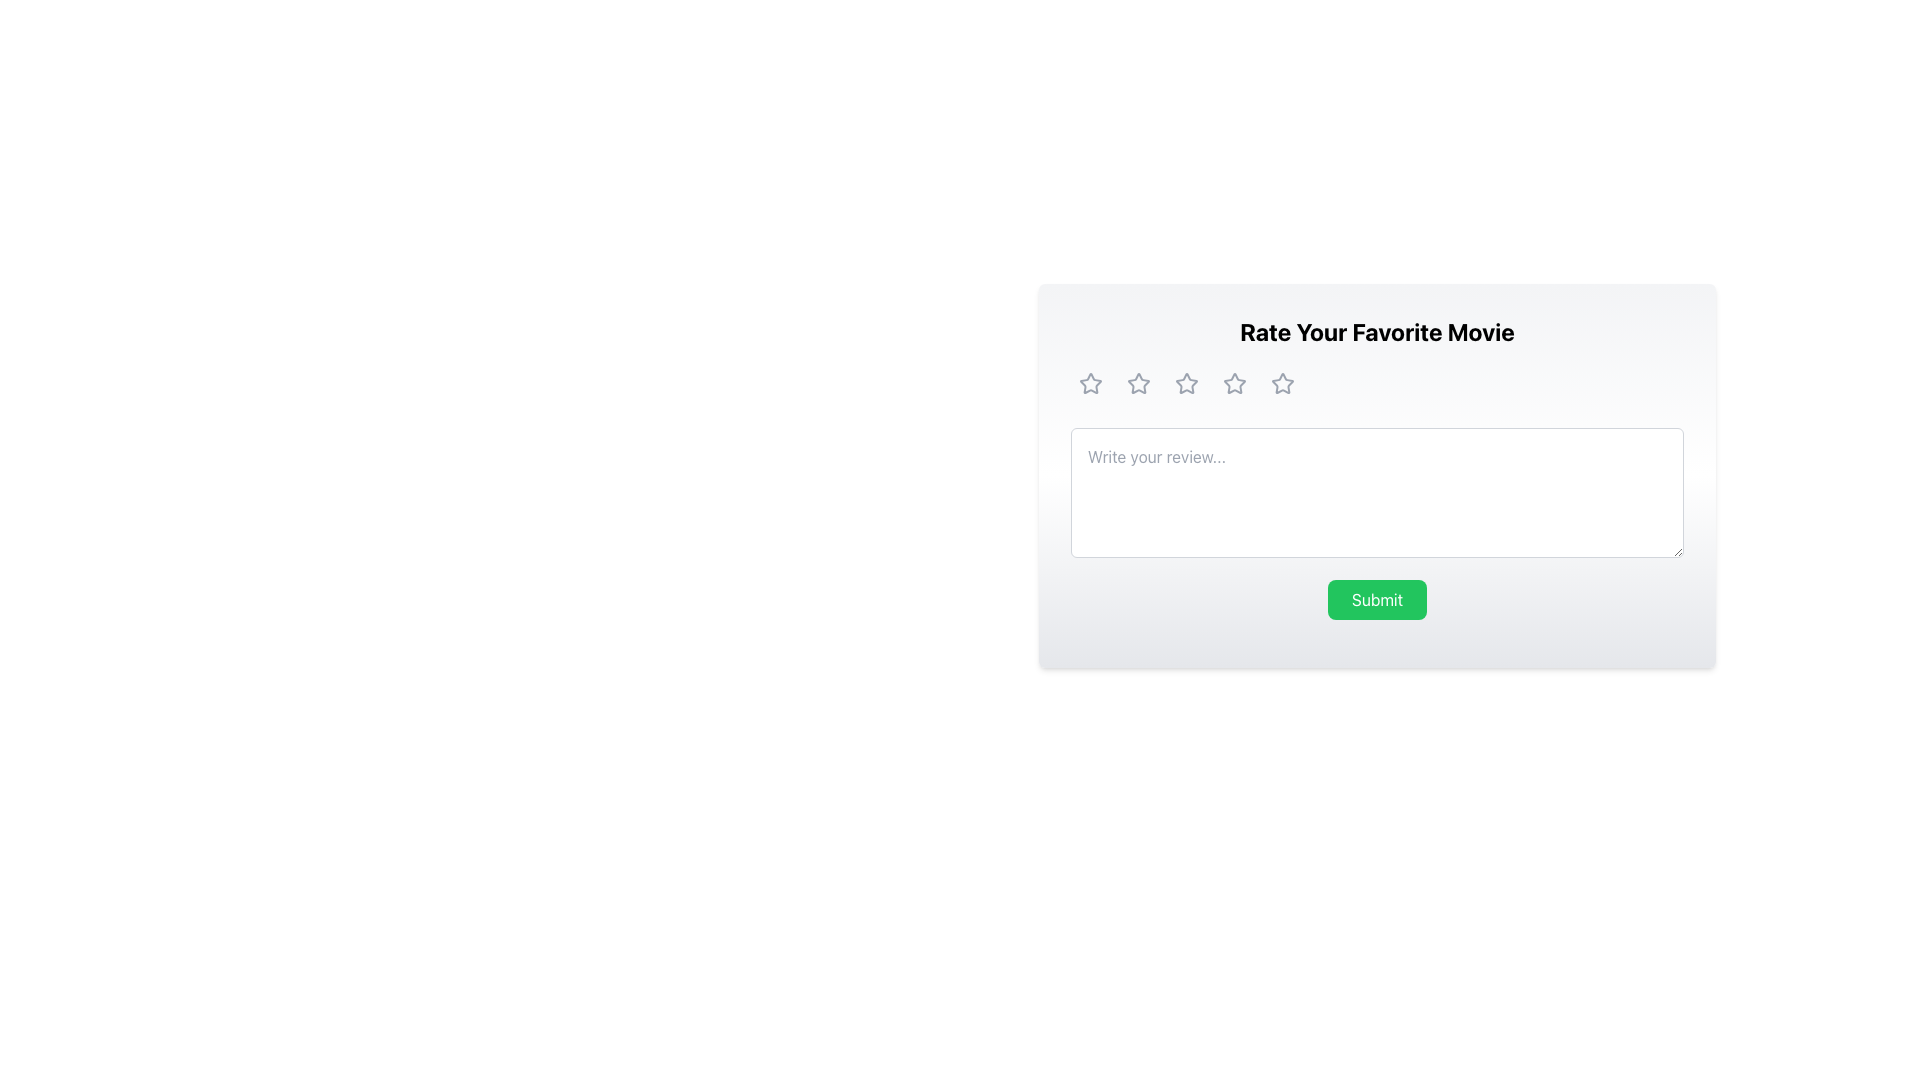  I want to click on the fourth star icon, so click(1282, 384).